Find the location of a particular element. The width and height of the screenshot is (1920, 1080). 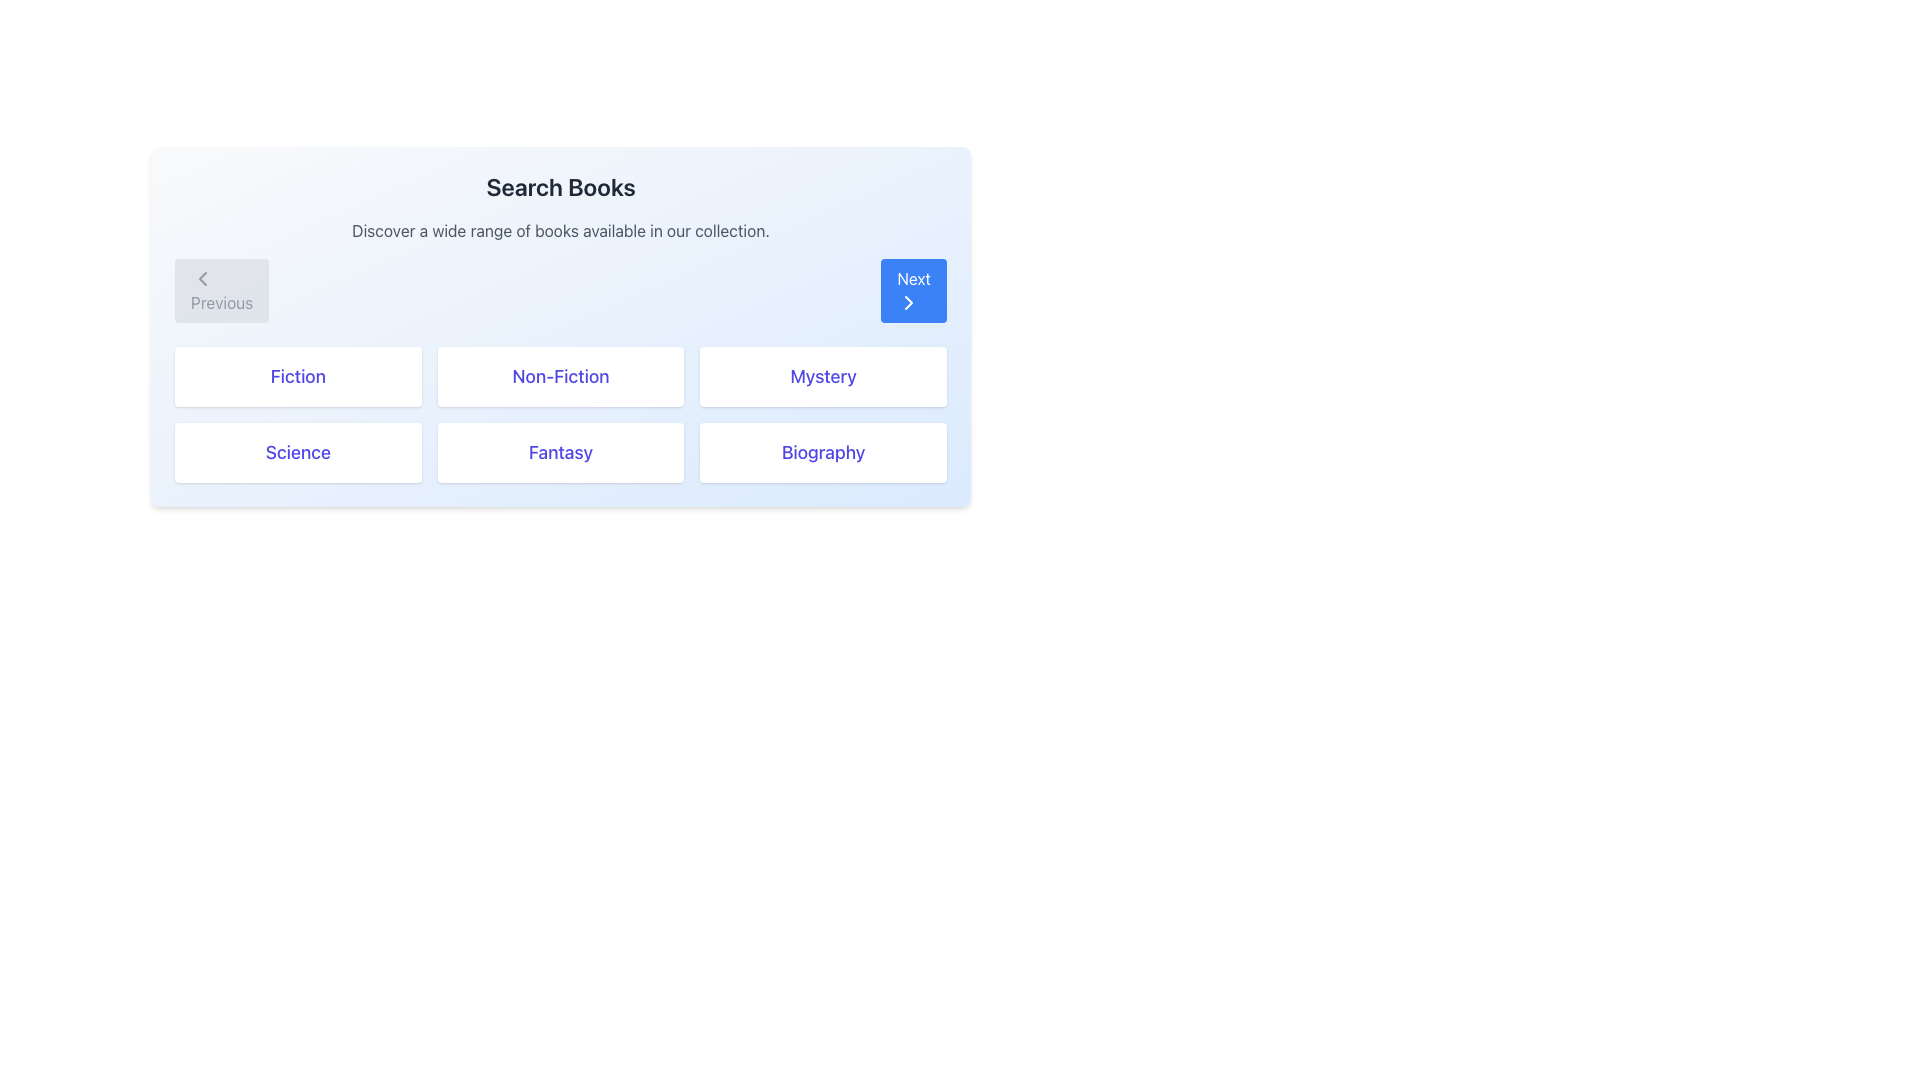

the 'Fantasy' category filter button, which is the second button in the second row of a 3x2 grid layout is located at coordinates (560, 452).